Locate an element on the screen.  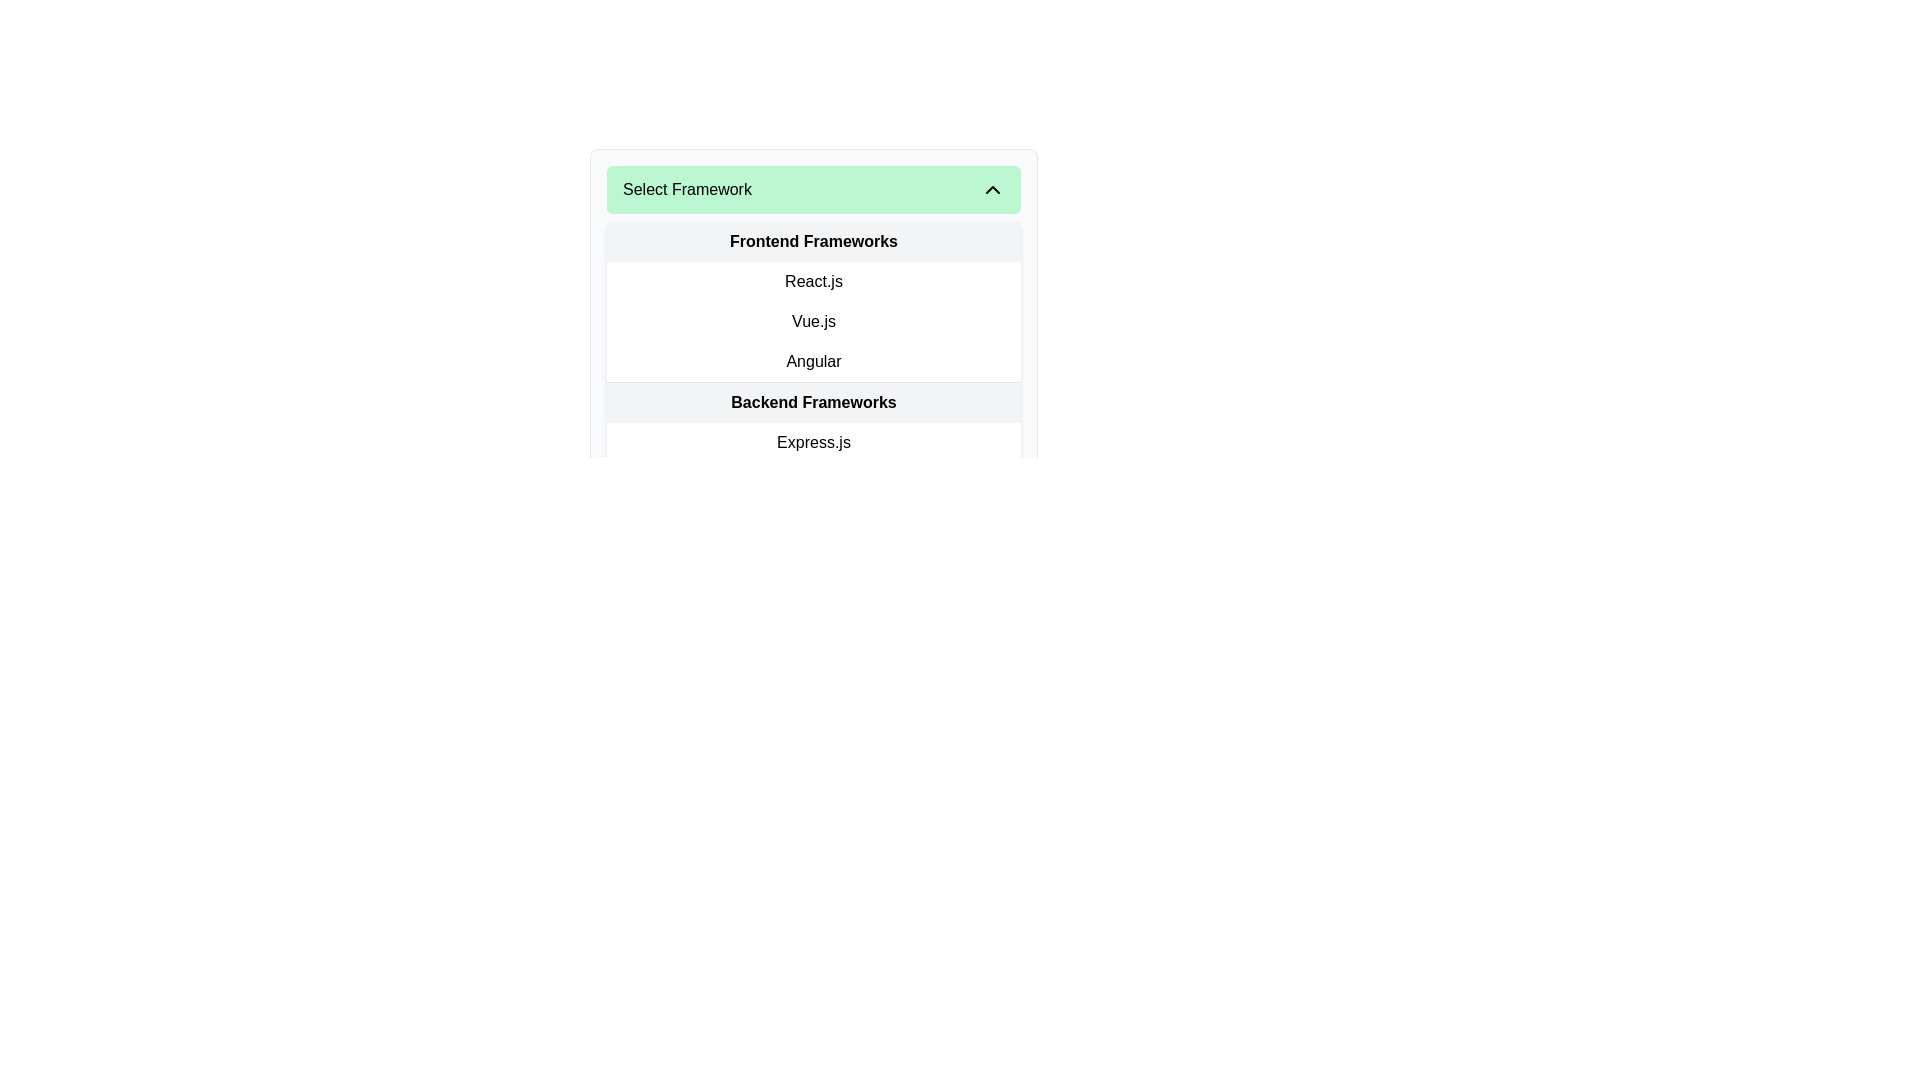
the 'Vue.js' menu item, which is the second item in the 'Frontend Frameworks' section of the list is located at coordinates (814, 320).